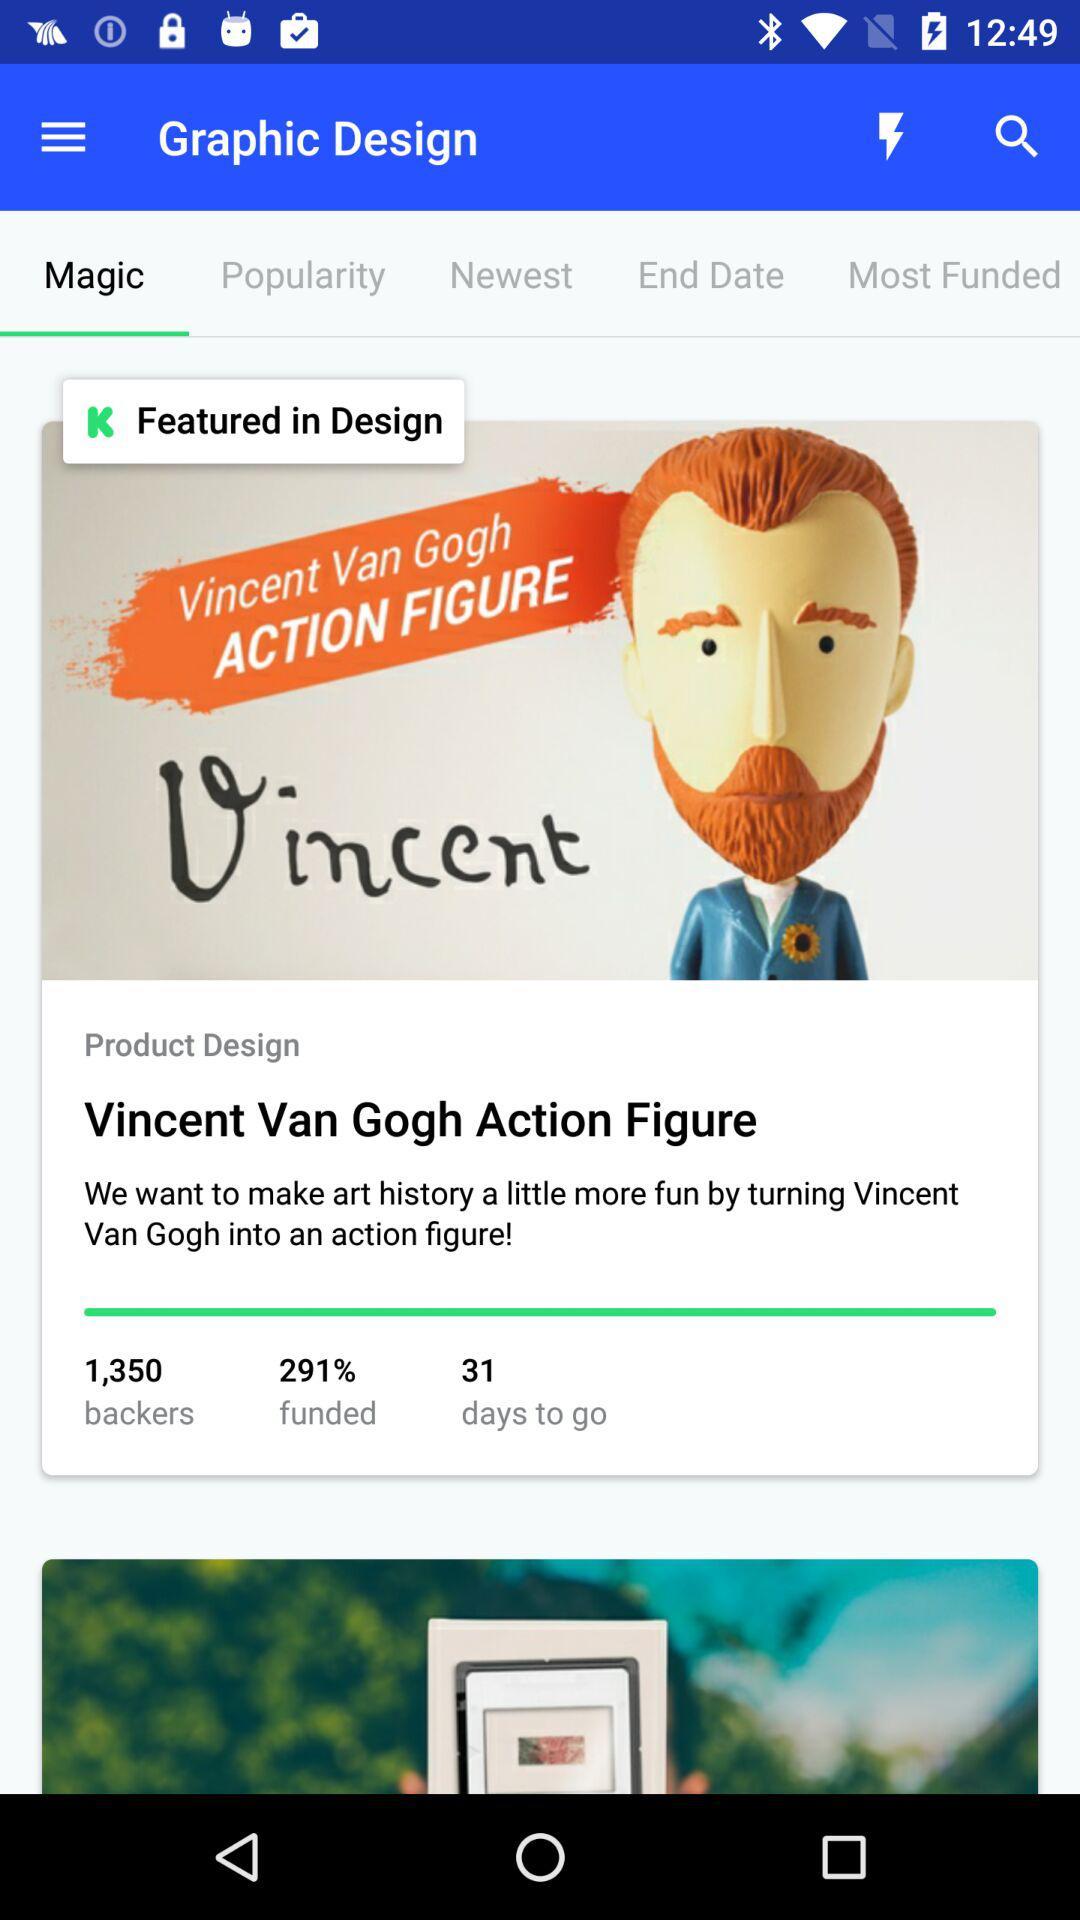  What do you see at coordinates (61, 136) in the screenshot?
I see `item next to the graphic design` at bounding box center [61, 136].